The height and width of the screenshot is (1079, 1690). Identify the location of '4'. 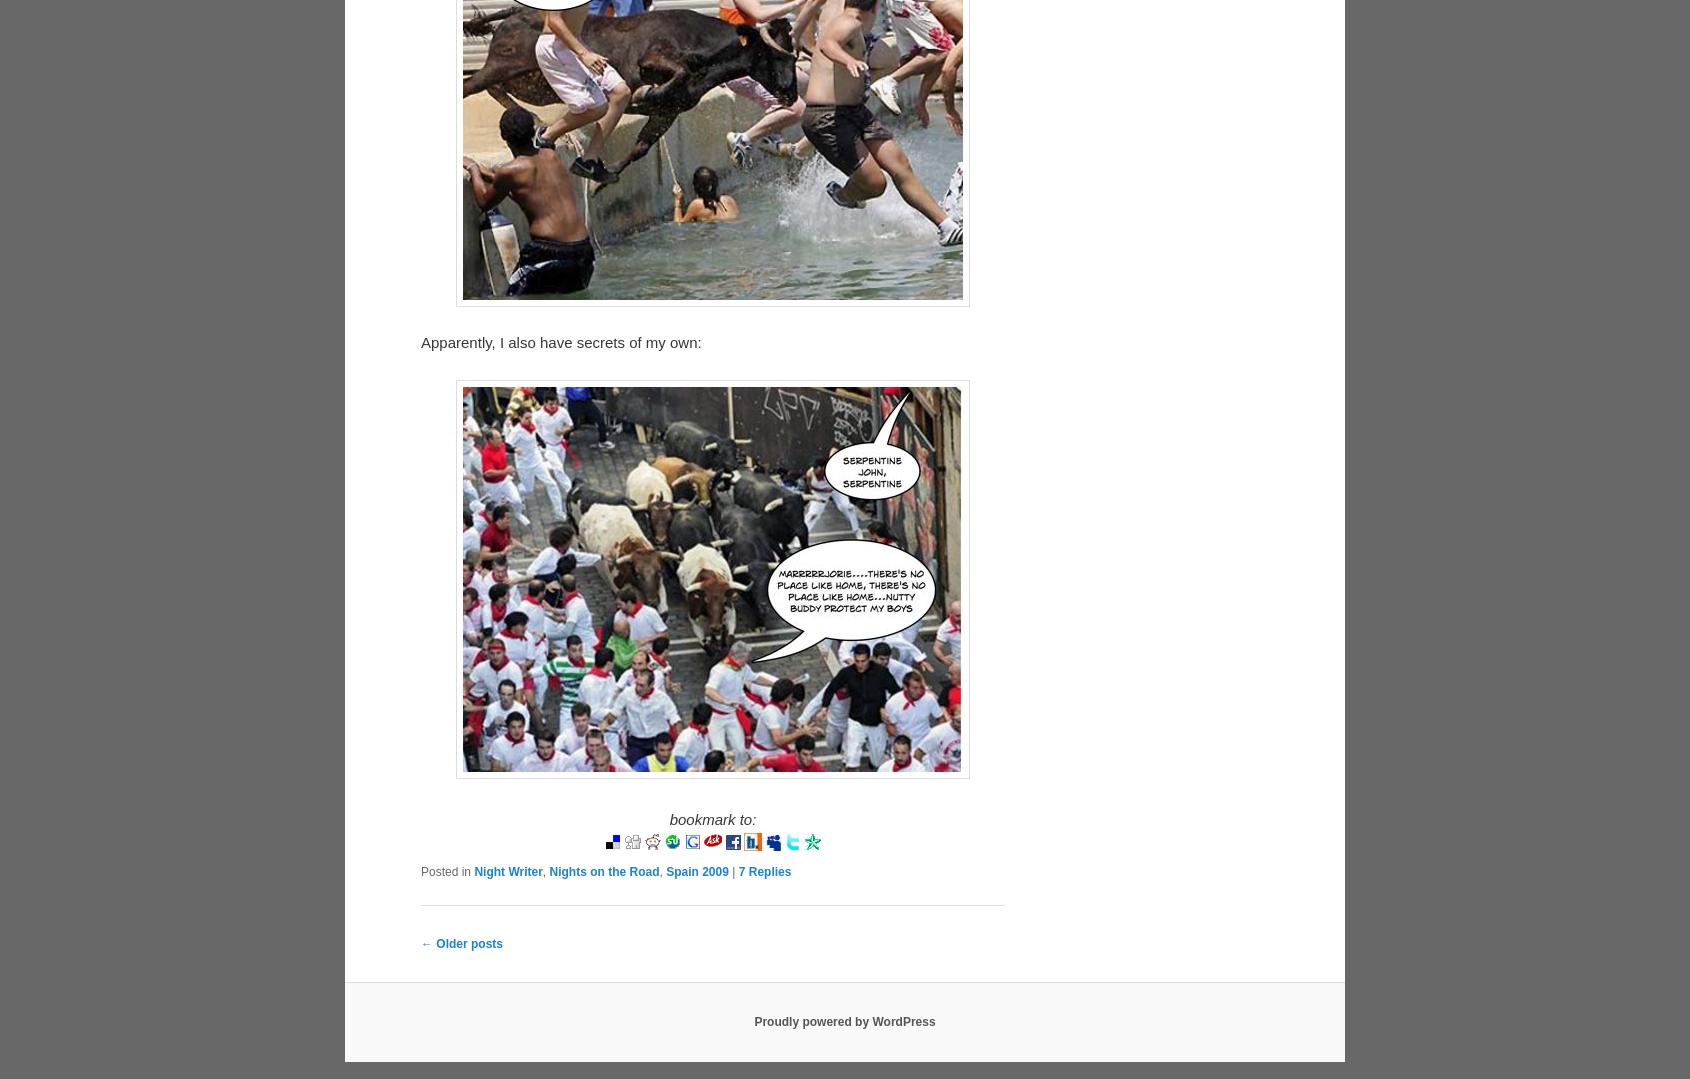
(740, 917).